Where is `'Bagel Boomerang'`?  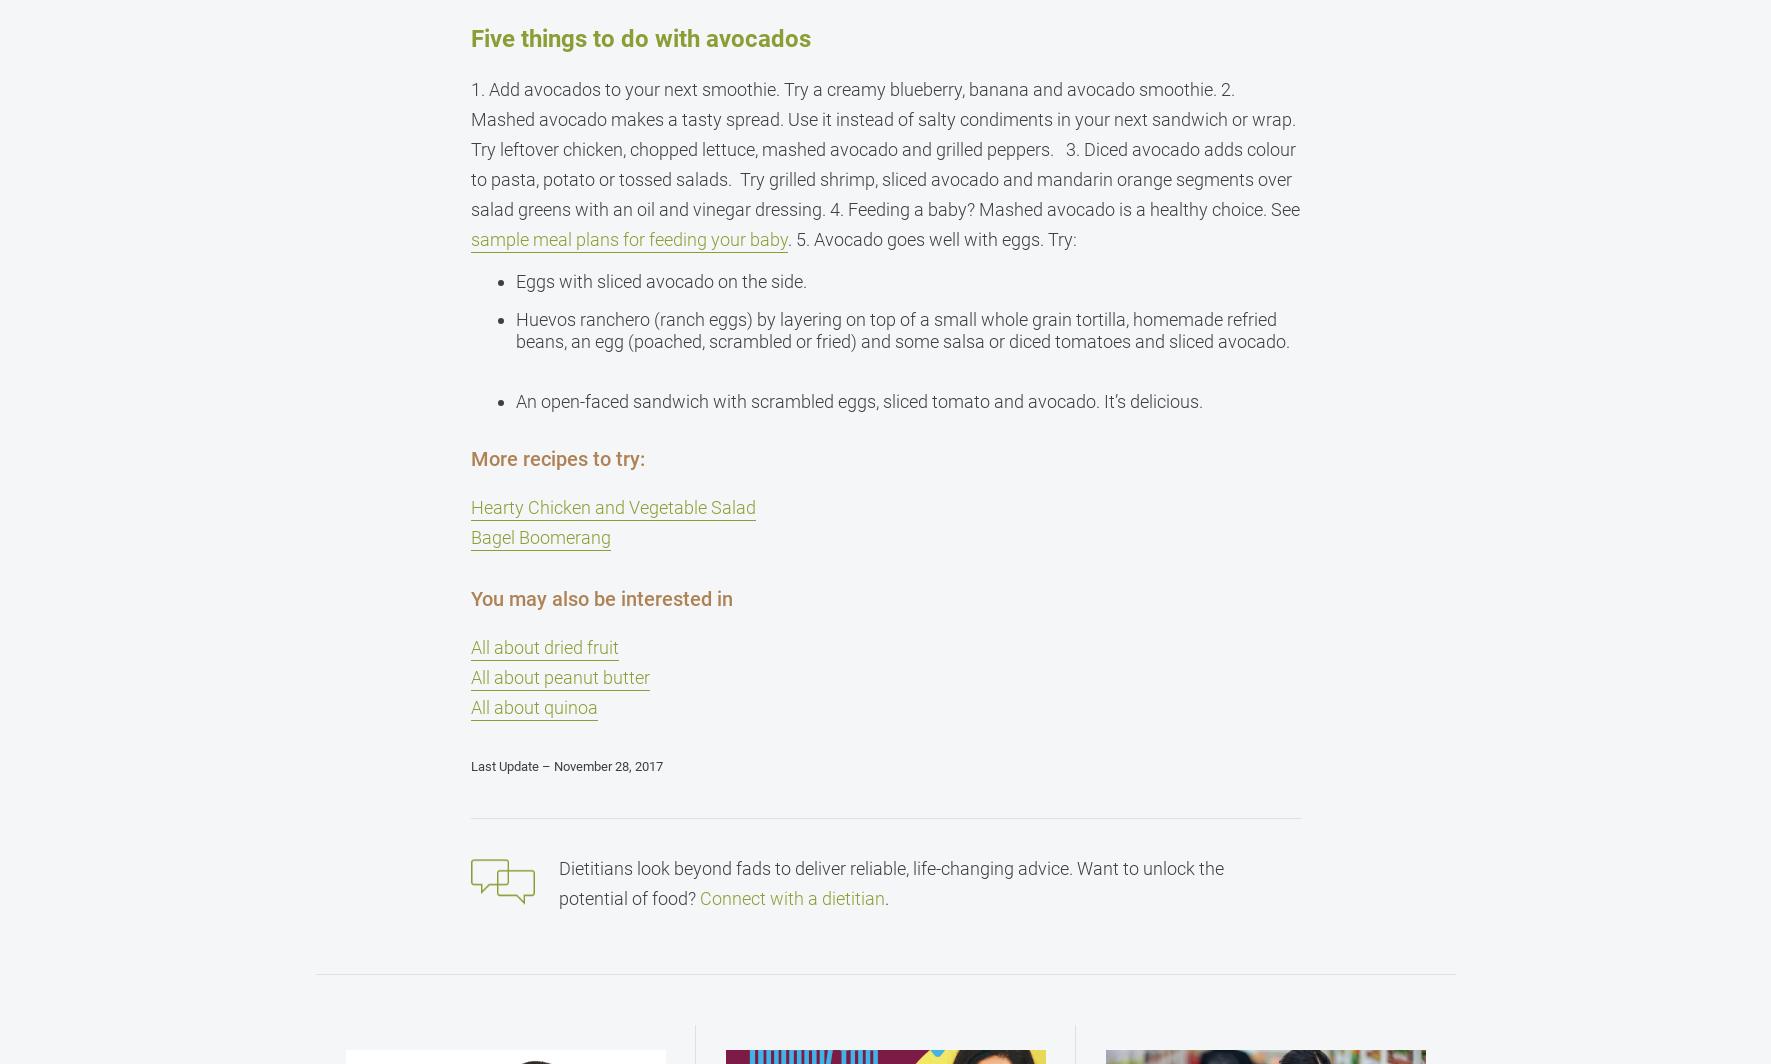
'Bagel Boomerang' is located at coordinates (538, 537).